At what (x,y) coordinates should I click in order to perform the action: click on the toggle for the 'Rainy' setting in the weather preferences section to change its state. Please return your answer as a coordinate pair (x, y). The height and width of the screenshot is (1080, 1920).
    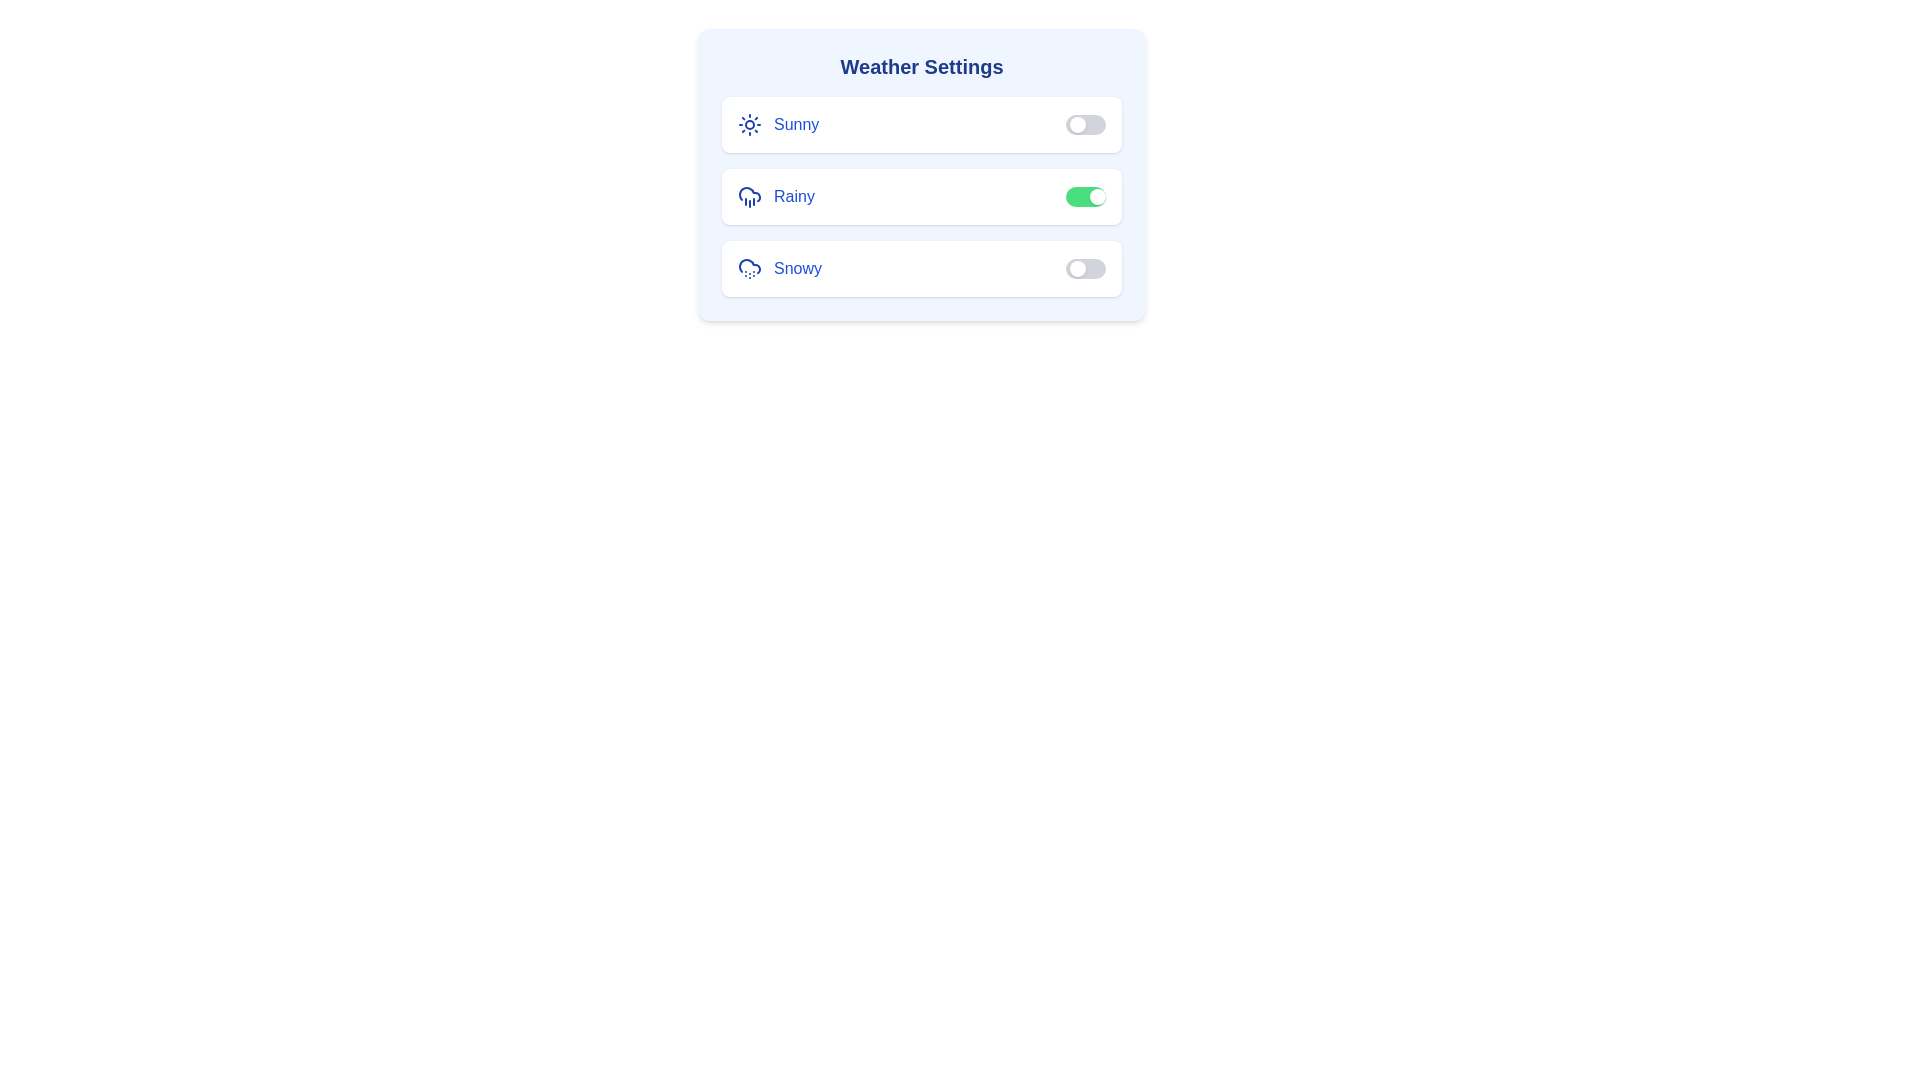
    Looking at the image, I should click on (920, 196).